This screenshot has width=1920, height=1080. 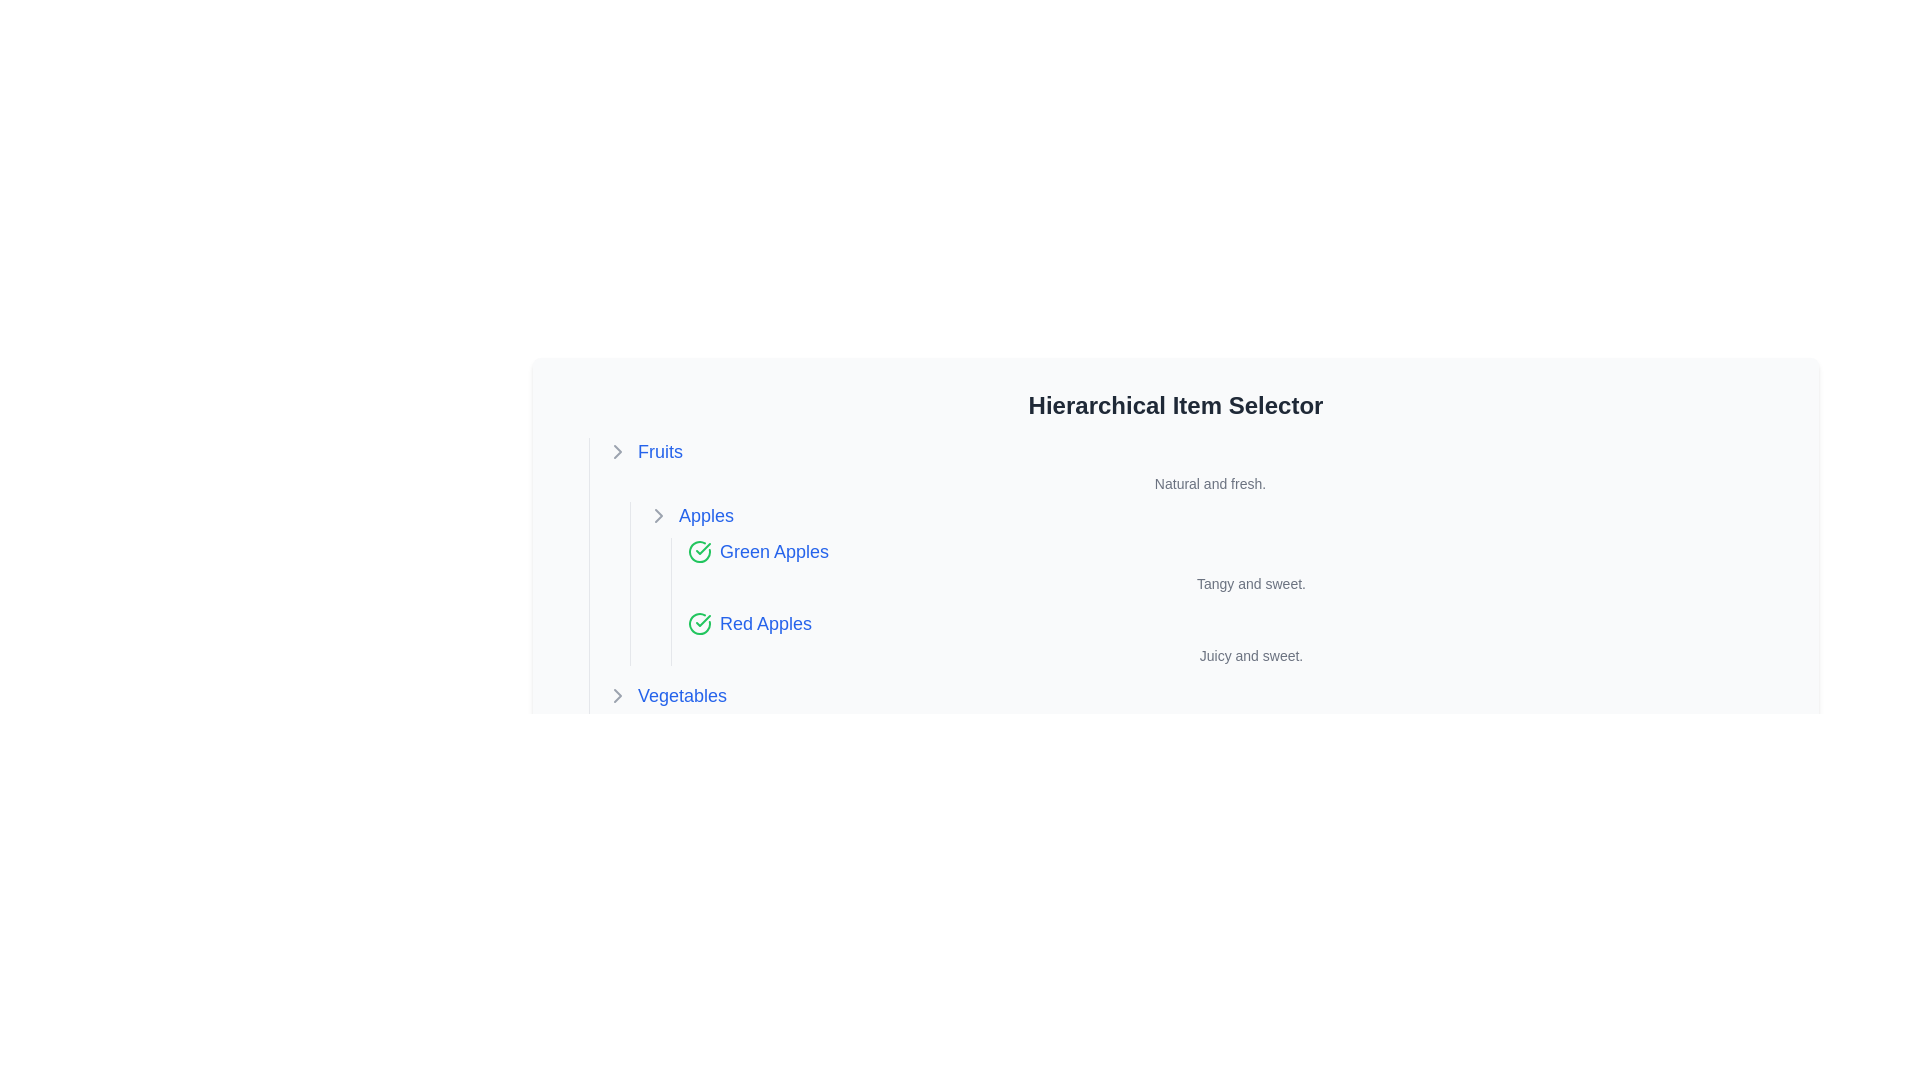 What do you see at coordinates (1196, 483) in the screenshot?
I see `the static text element that displays 'Natural and fresh.' located directly below the 'Fruits' header in the hierarchical item selector interface` at bounding box center [1196, 483].